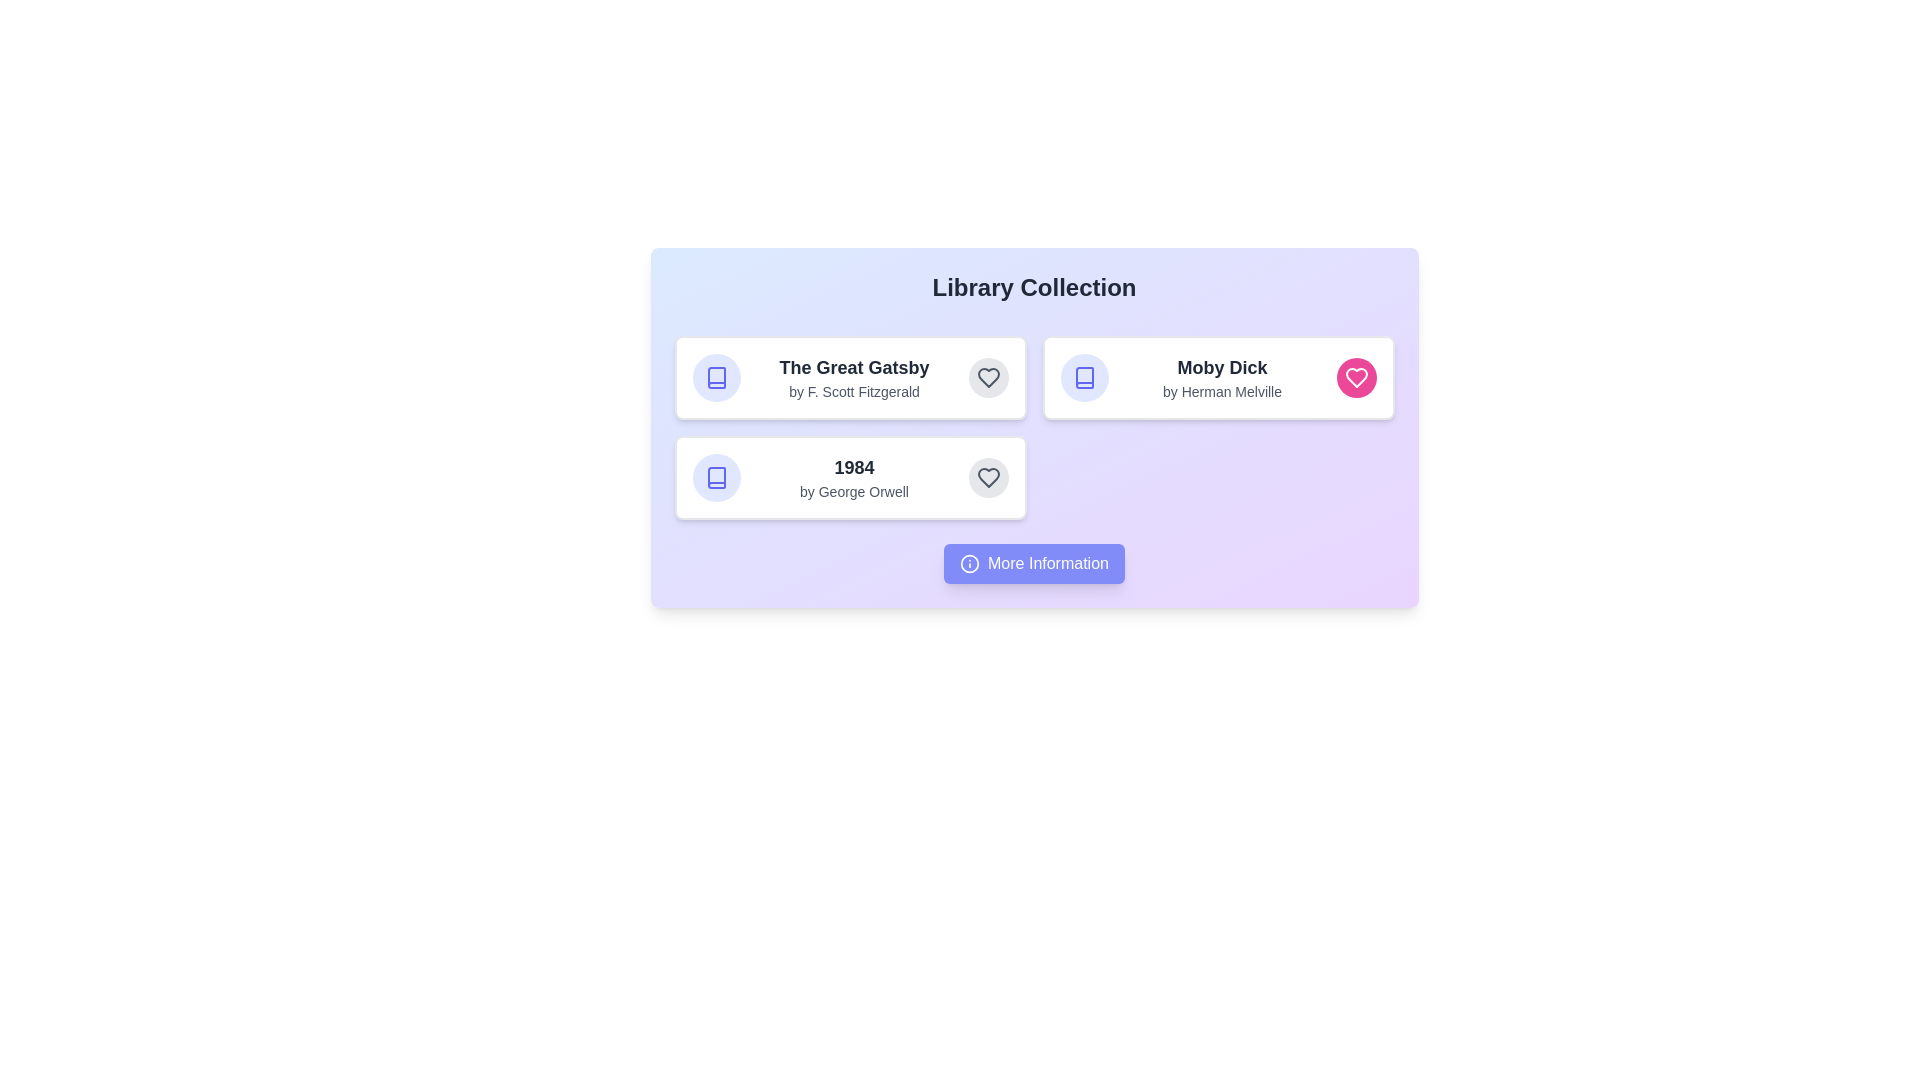  I want to click on 'More Information' button to view details of the resource items, so click(1034, 563).